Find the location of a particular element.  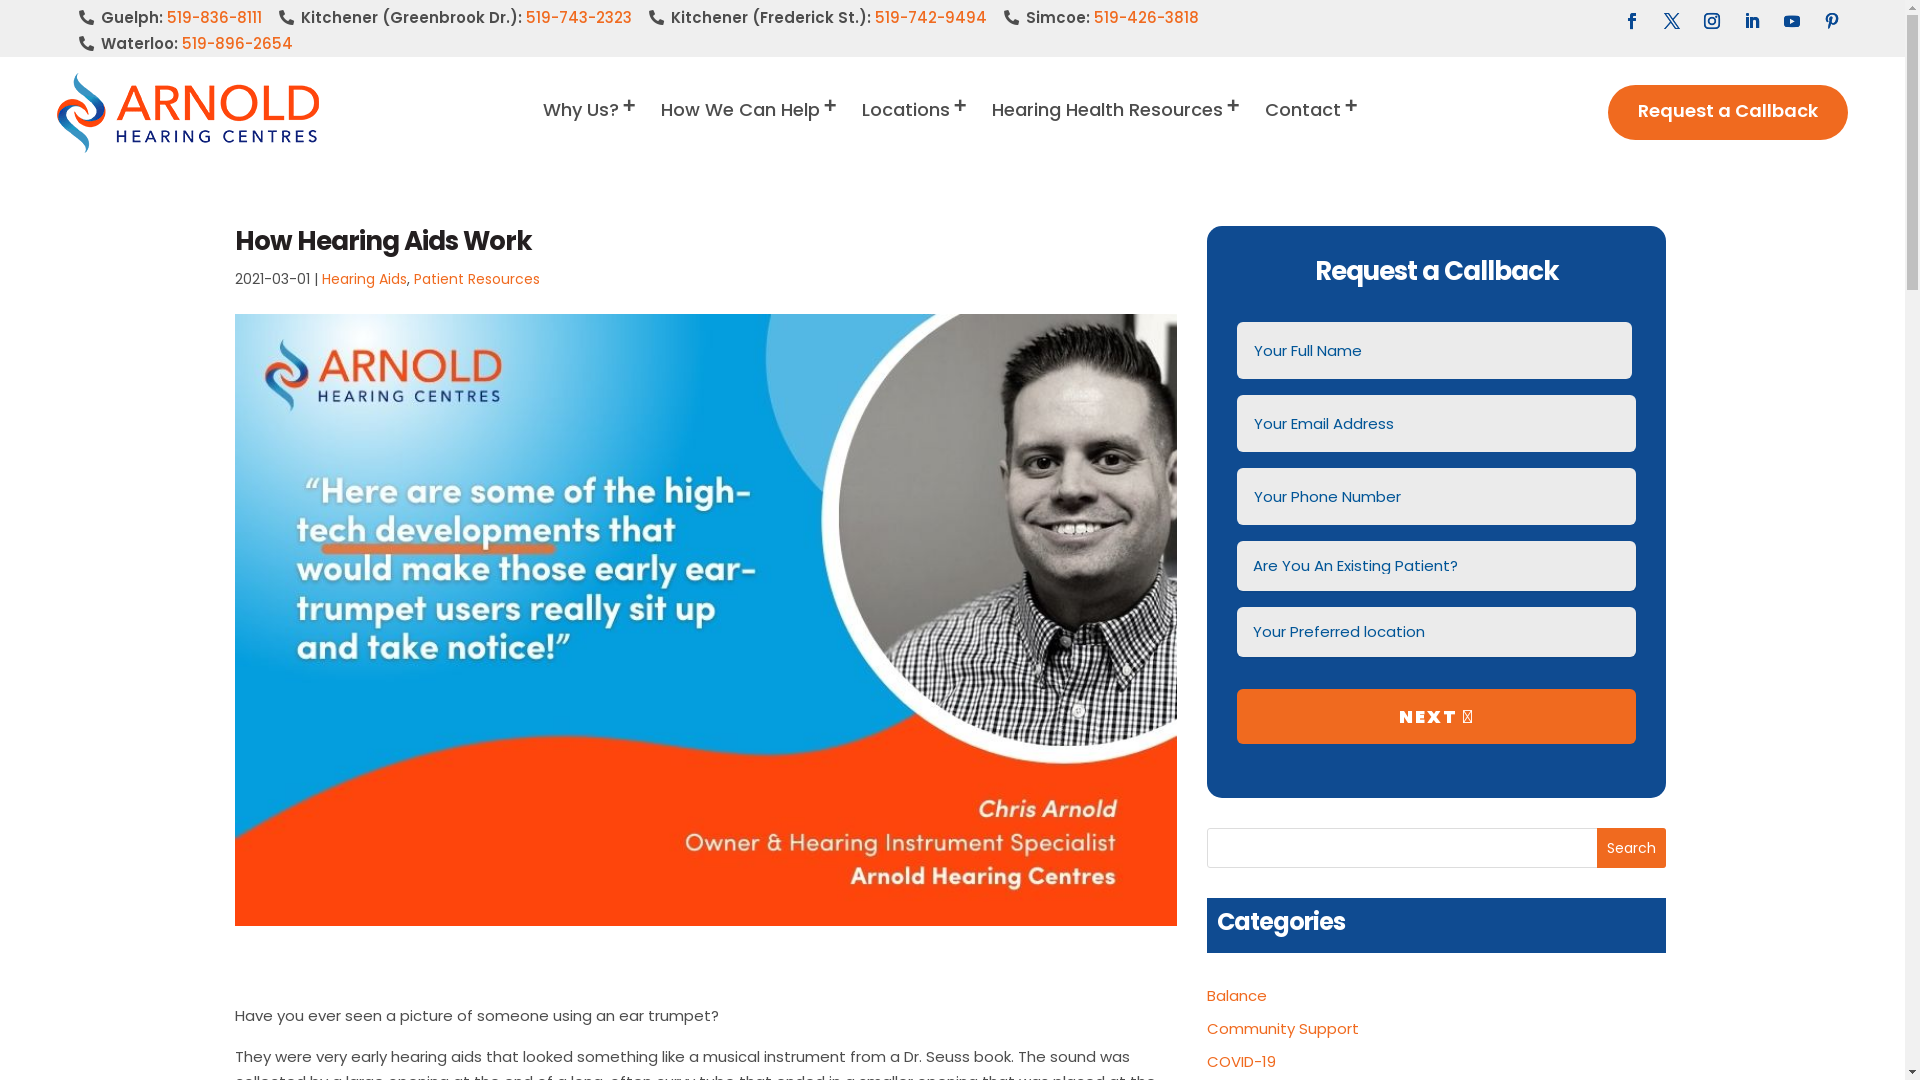

'Follow on Youtube' is located at coordinates (1791, 20).